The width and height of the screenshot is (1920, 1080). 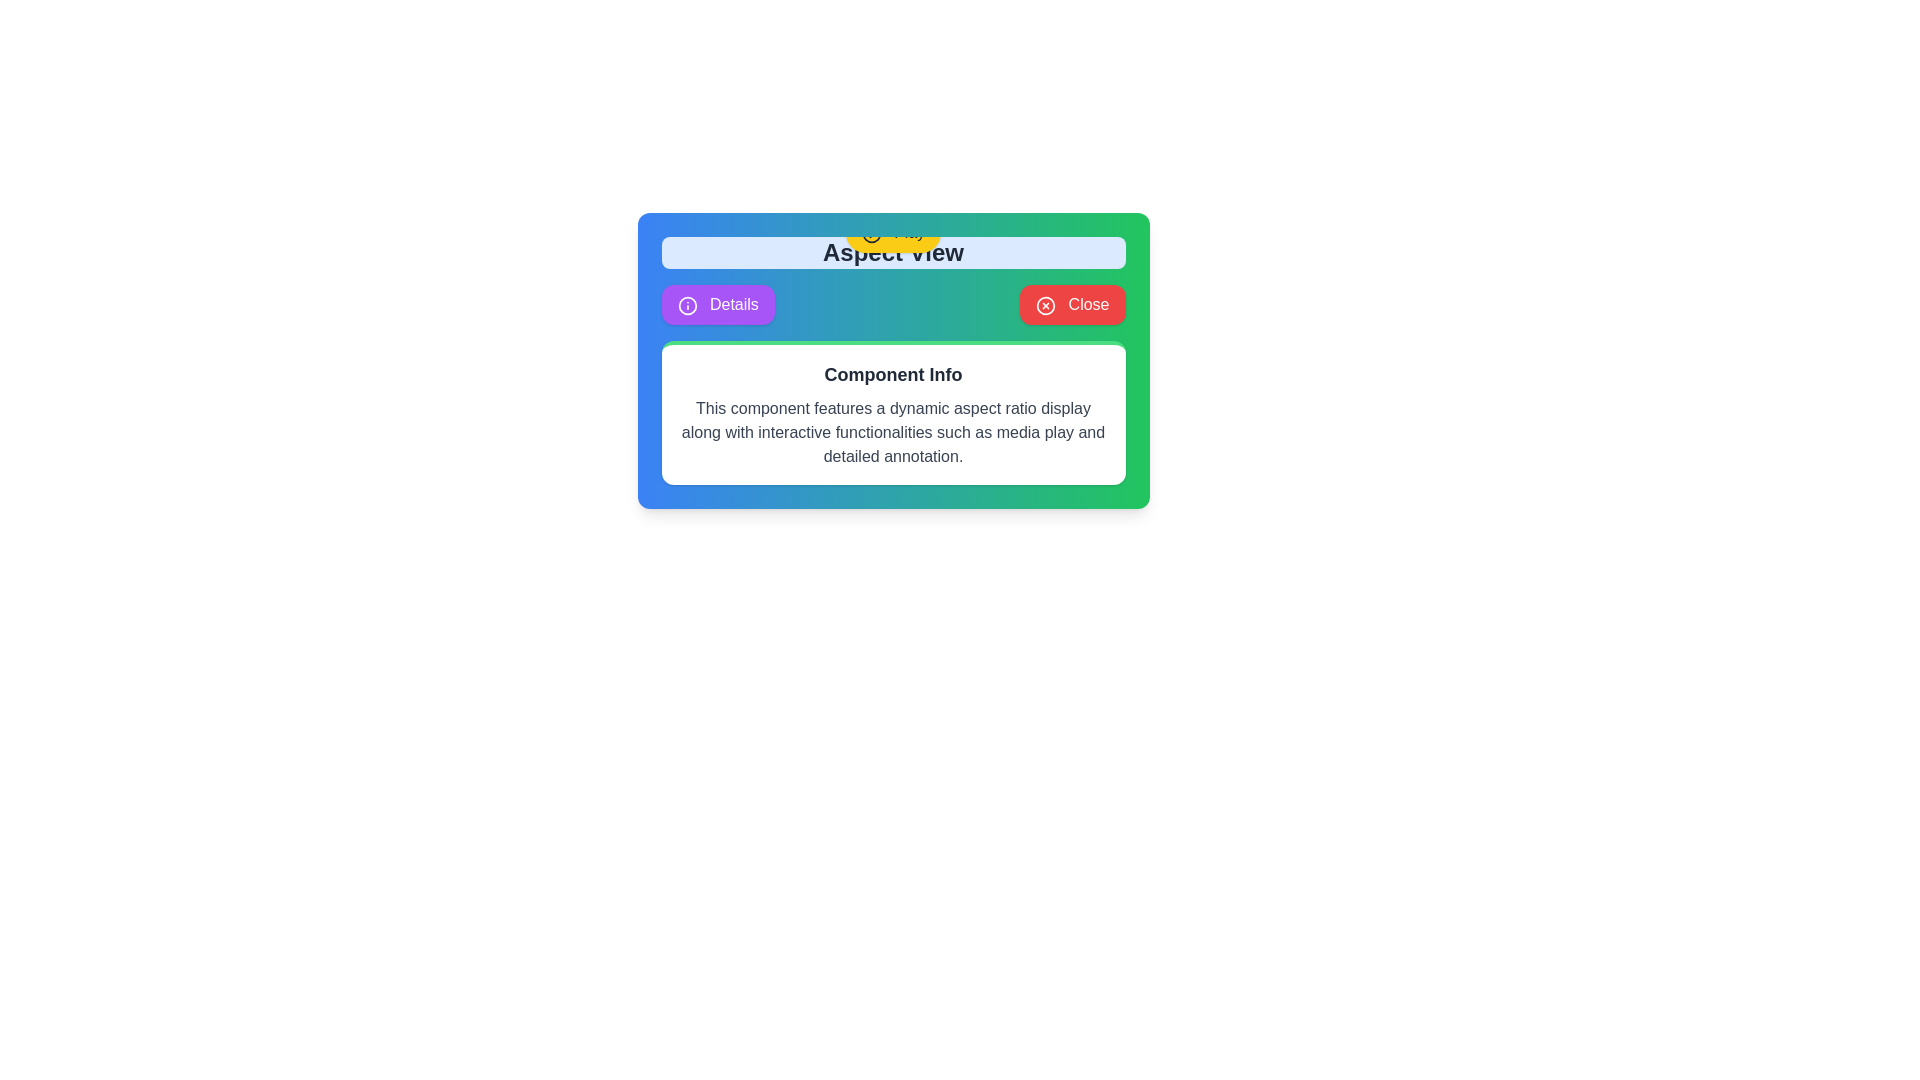 What do you see at coordinates (871, 232) in the screenshot?
I see `the circular play icon with a triangle symbol inside it, located to the left of the 'Play' text label in the bottom center of the modal` at bounding box center [871, 232].